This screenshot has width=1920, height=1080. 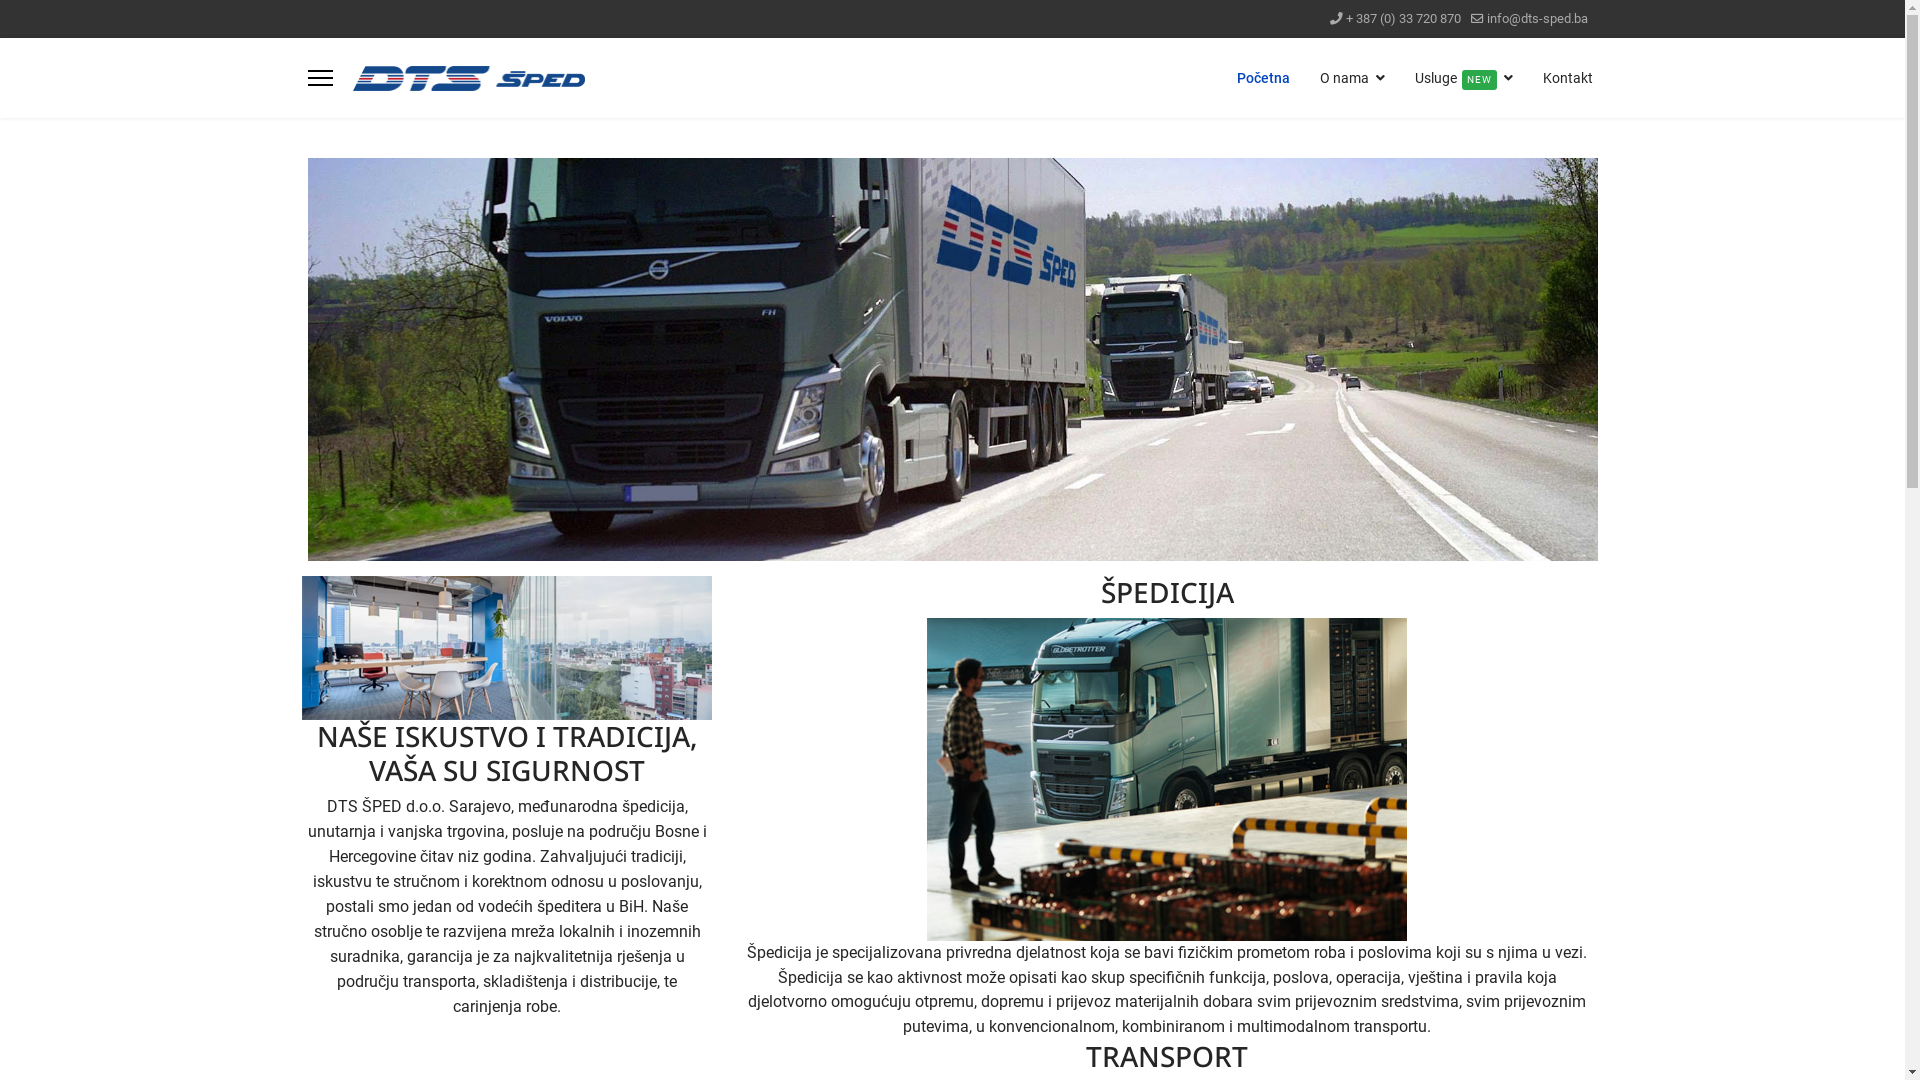 I want to click on '+ 387 (0) 33 720 870', so click(x=1402, y=18).